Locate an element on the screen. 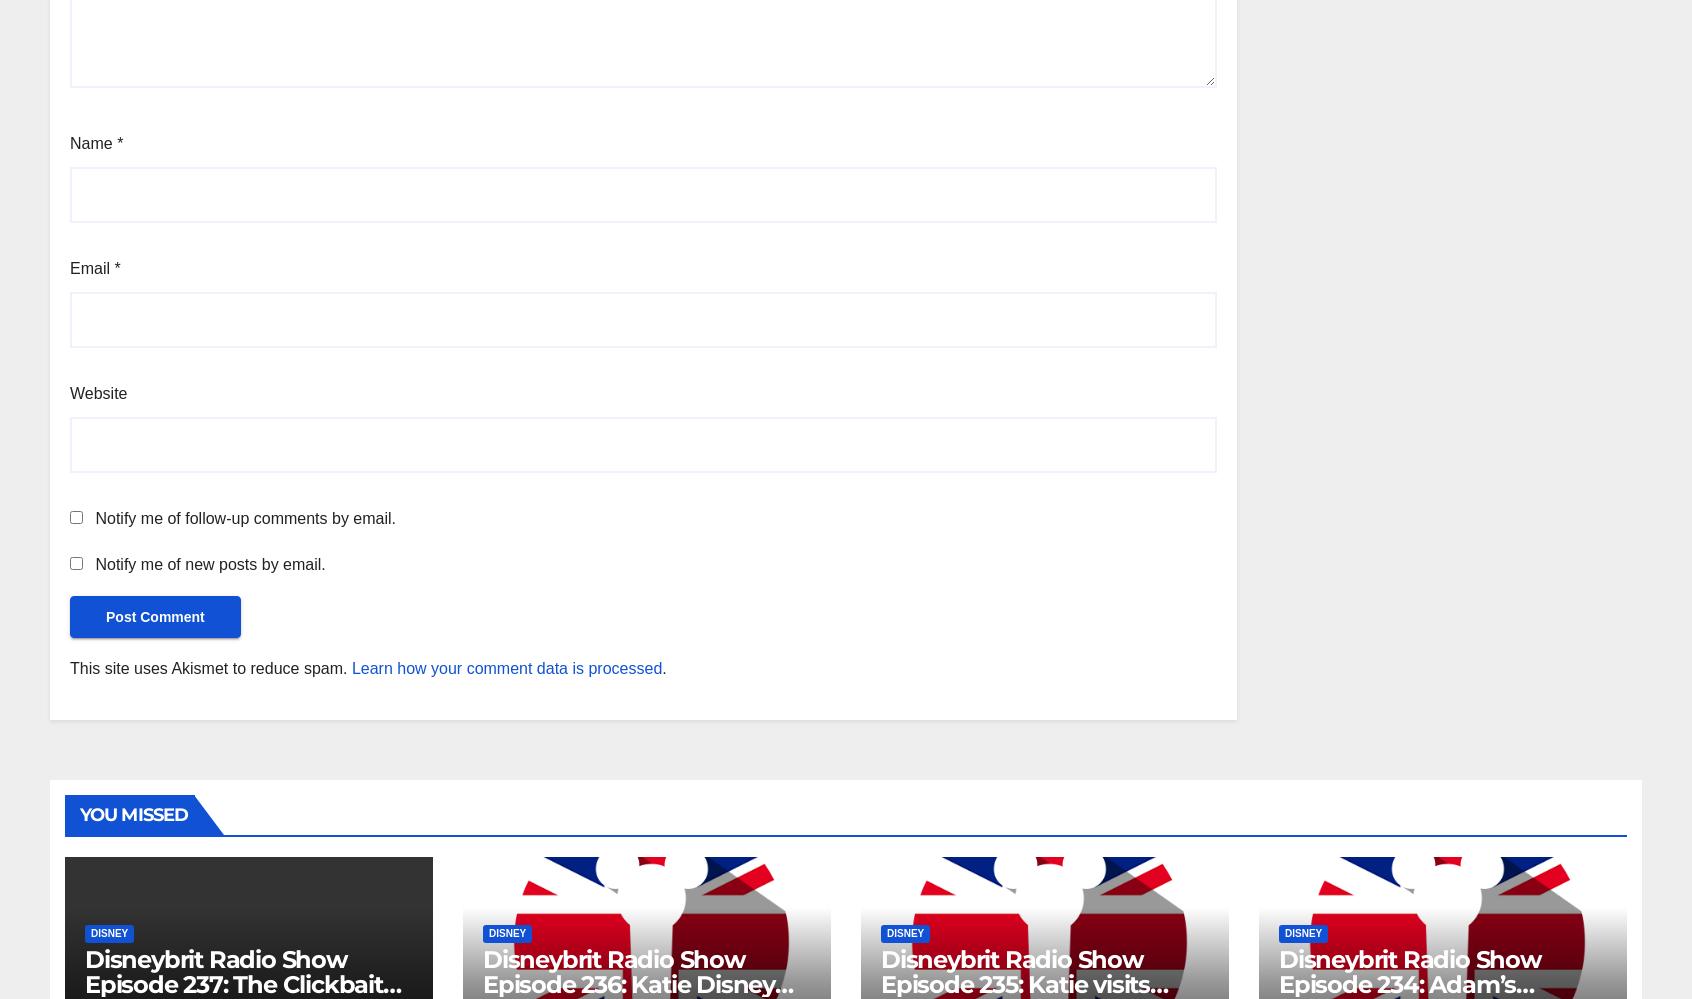  'You missed' is located at coordinates (134, 813).